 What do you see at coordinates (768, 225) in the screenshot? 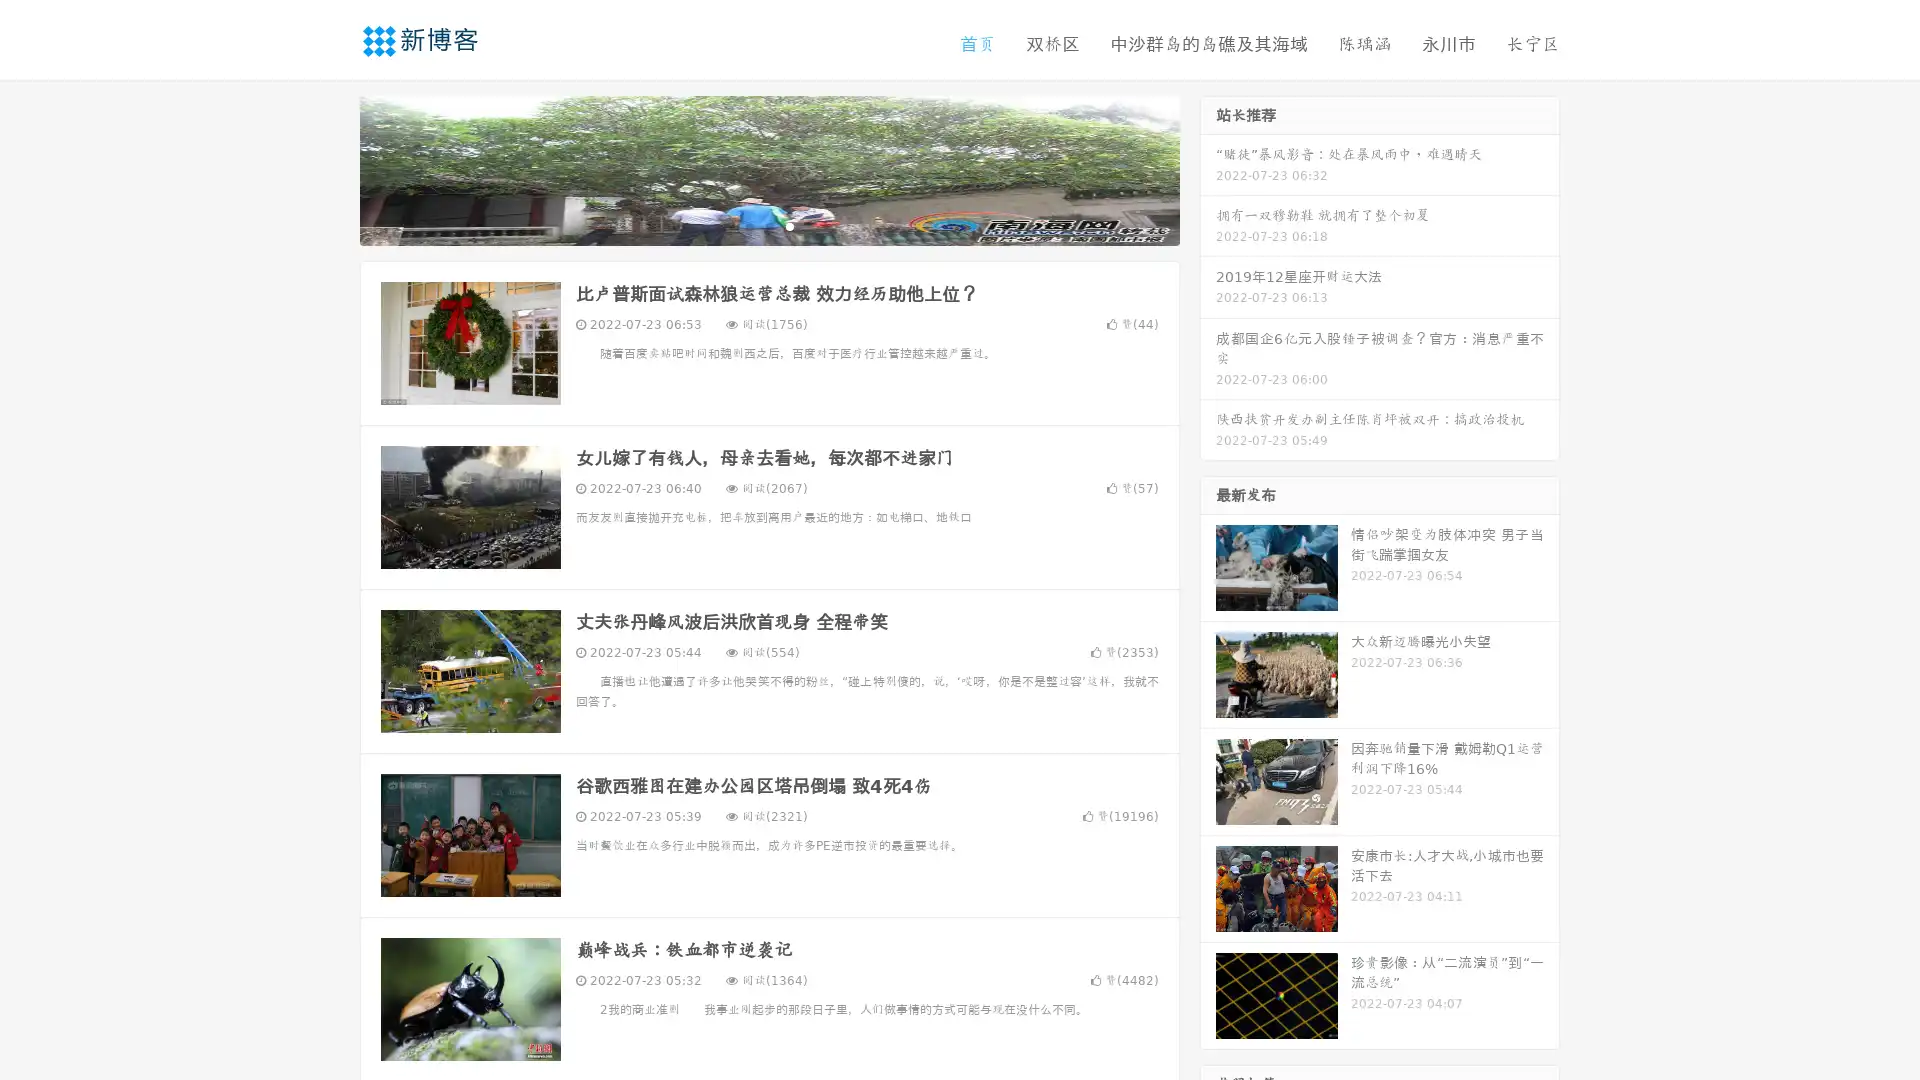
I see `Go to slide 2` at bounding box center [768, 225].